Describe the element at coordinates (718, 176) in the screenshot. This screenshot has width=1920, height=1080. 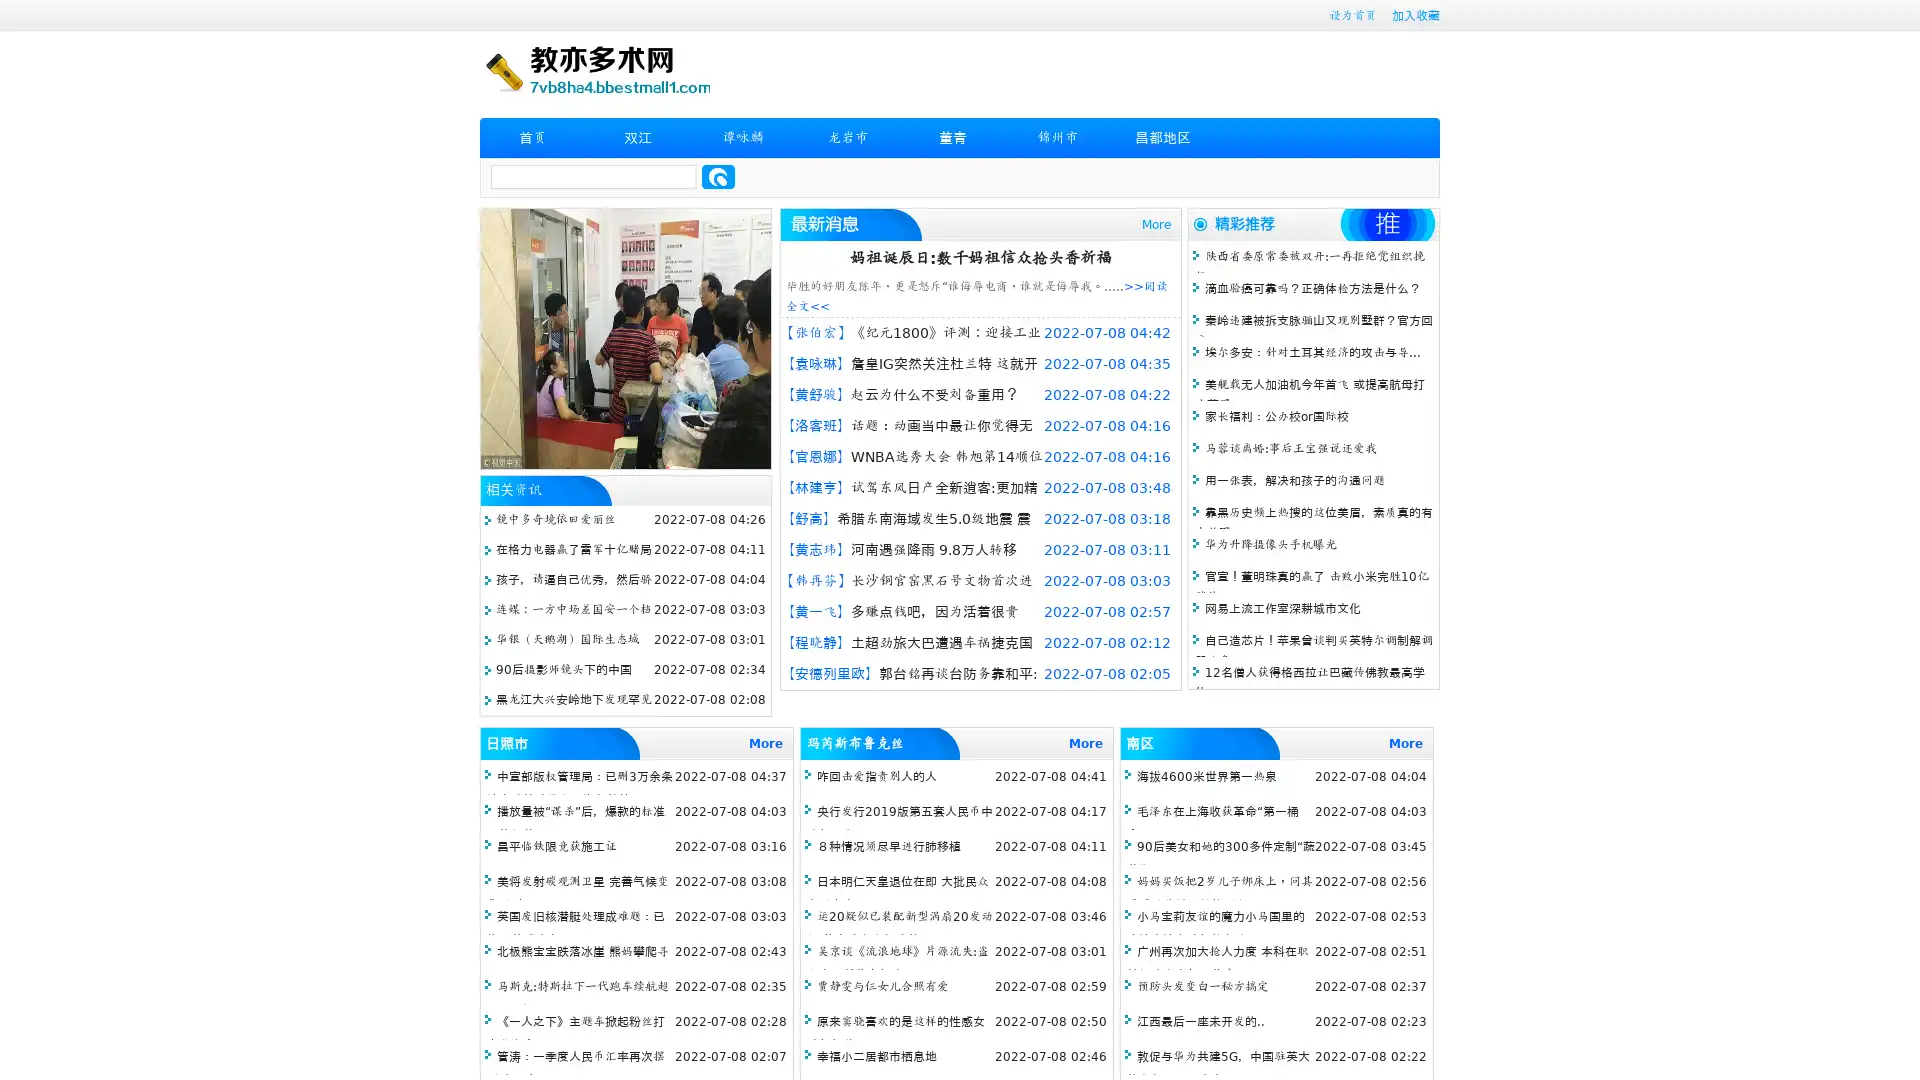
I see `Search` at that location.